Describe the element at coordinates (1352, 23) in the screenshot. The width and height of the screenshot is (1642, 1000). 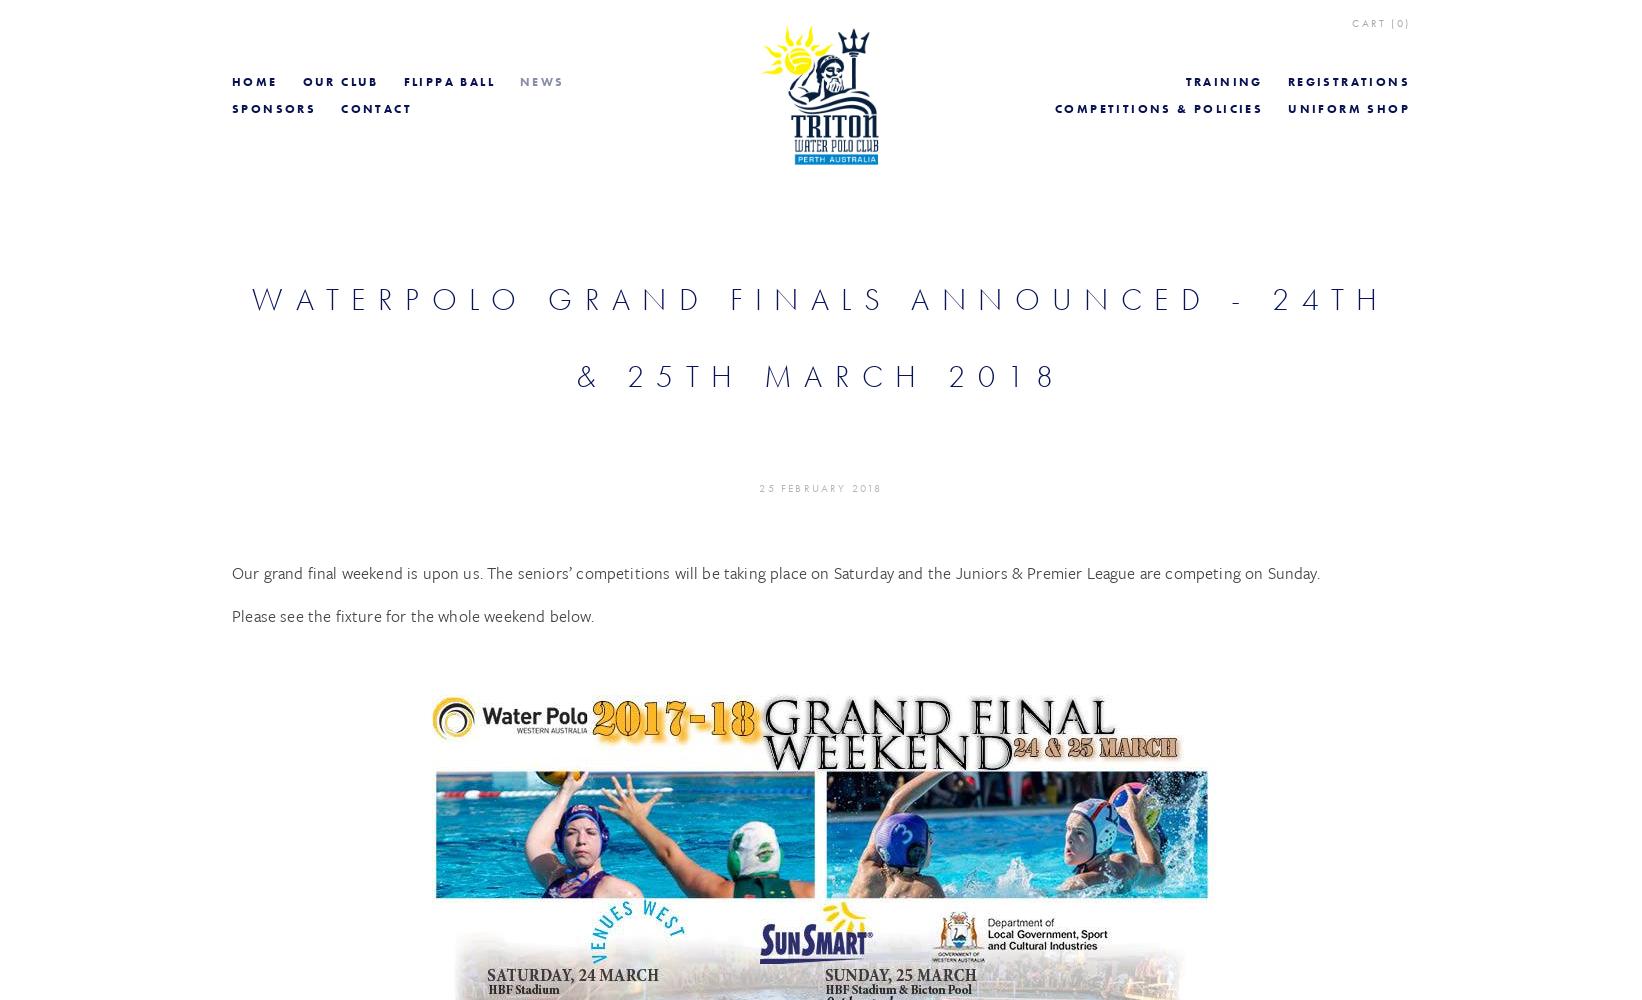
I see `'Cart'` at that location.